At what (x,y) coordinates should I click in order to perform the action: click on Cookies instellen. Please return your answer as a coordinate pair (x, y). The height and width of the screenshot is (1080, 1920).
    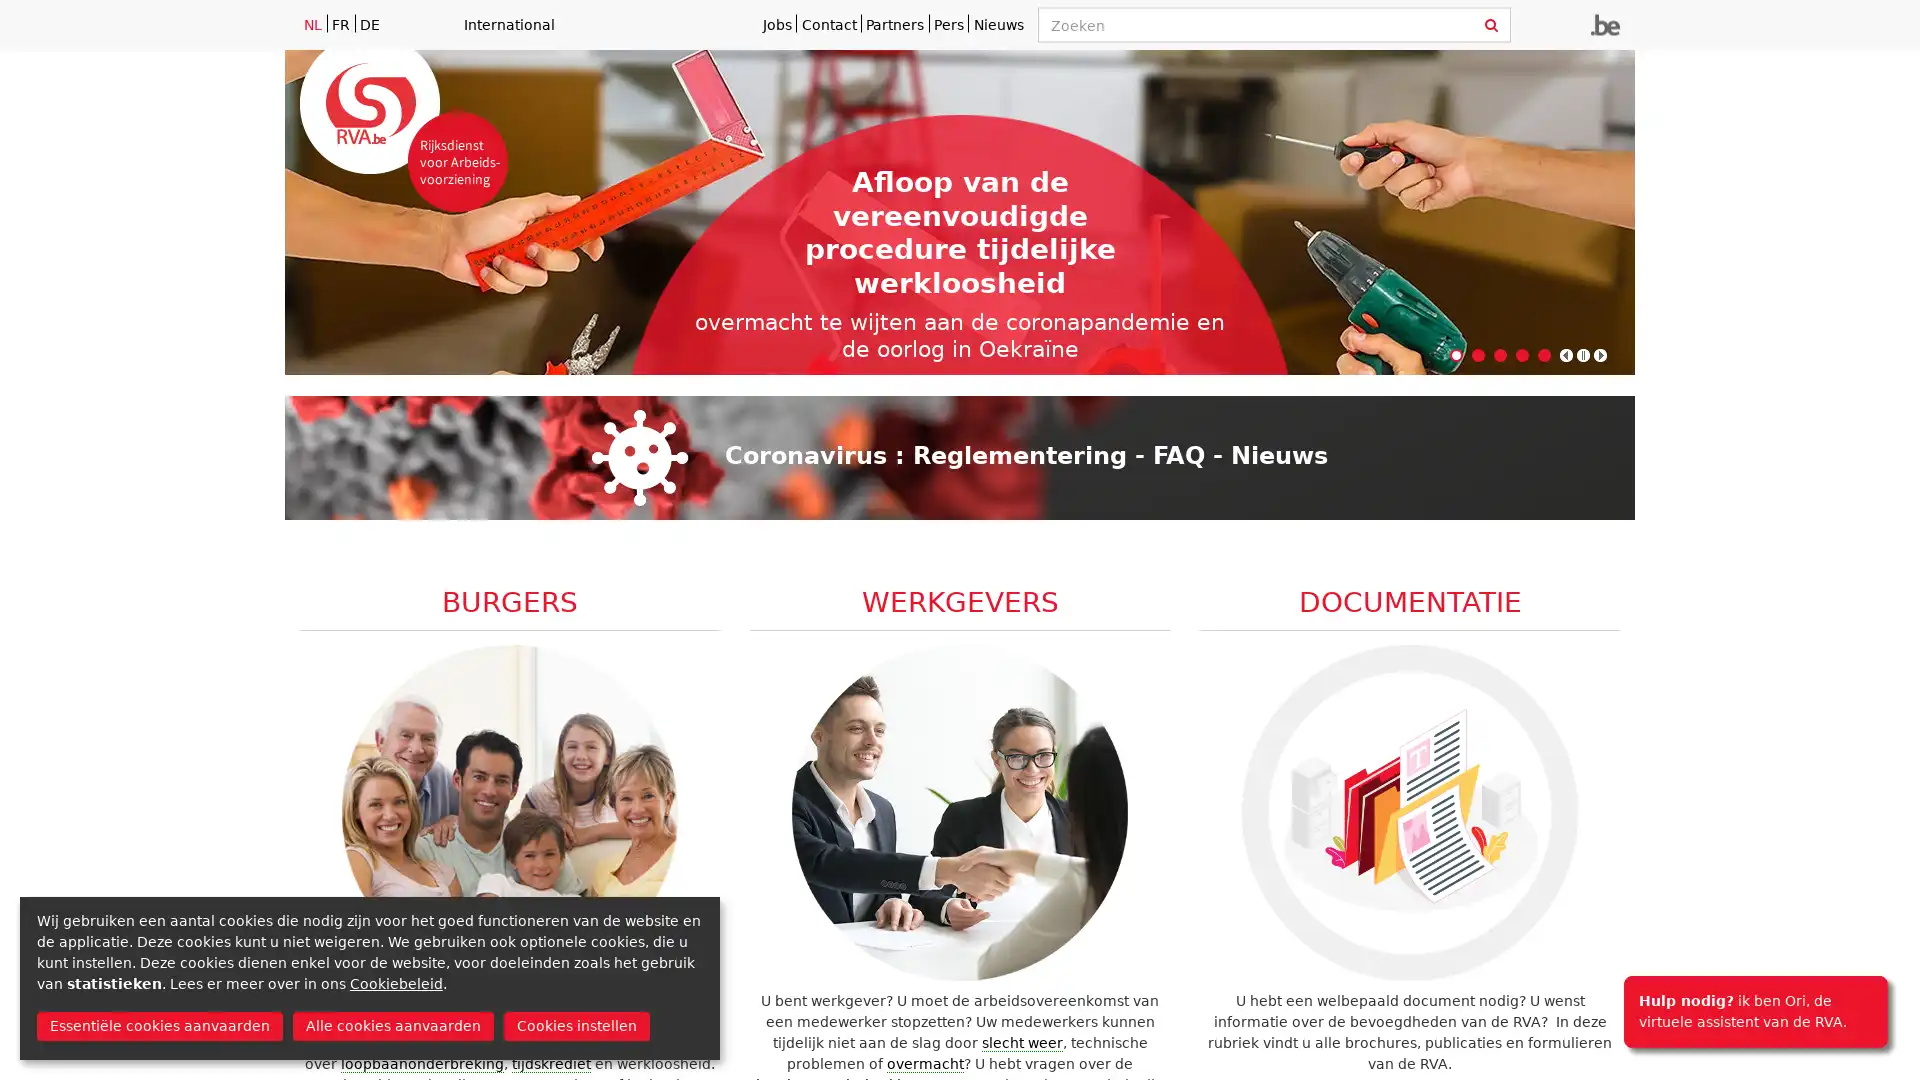
    Looking at the image, I should click on (575, 1026).